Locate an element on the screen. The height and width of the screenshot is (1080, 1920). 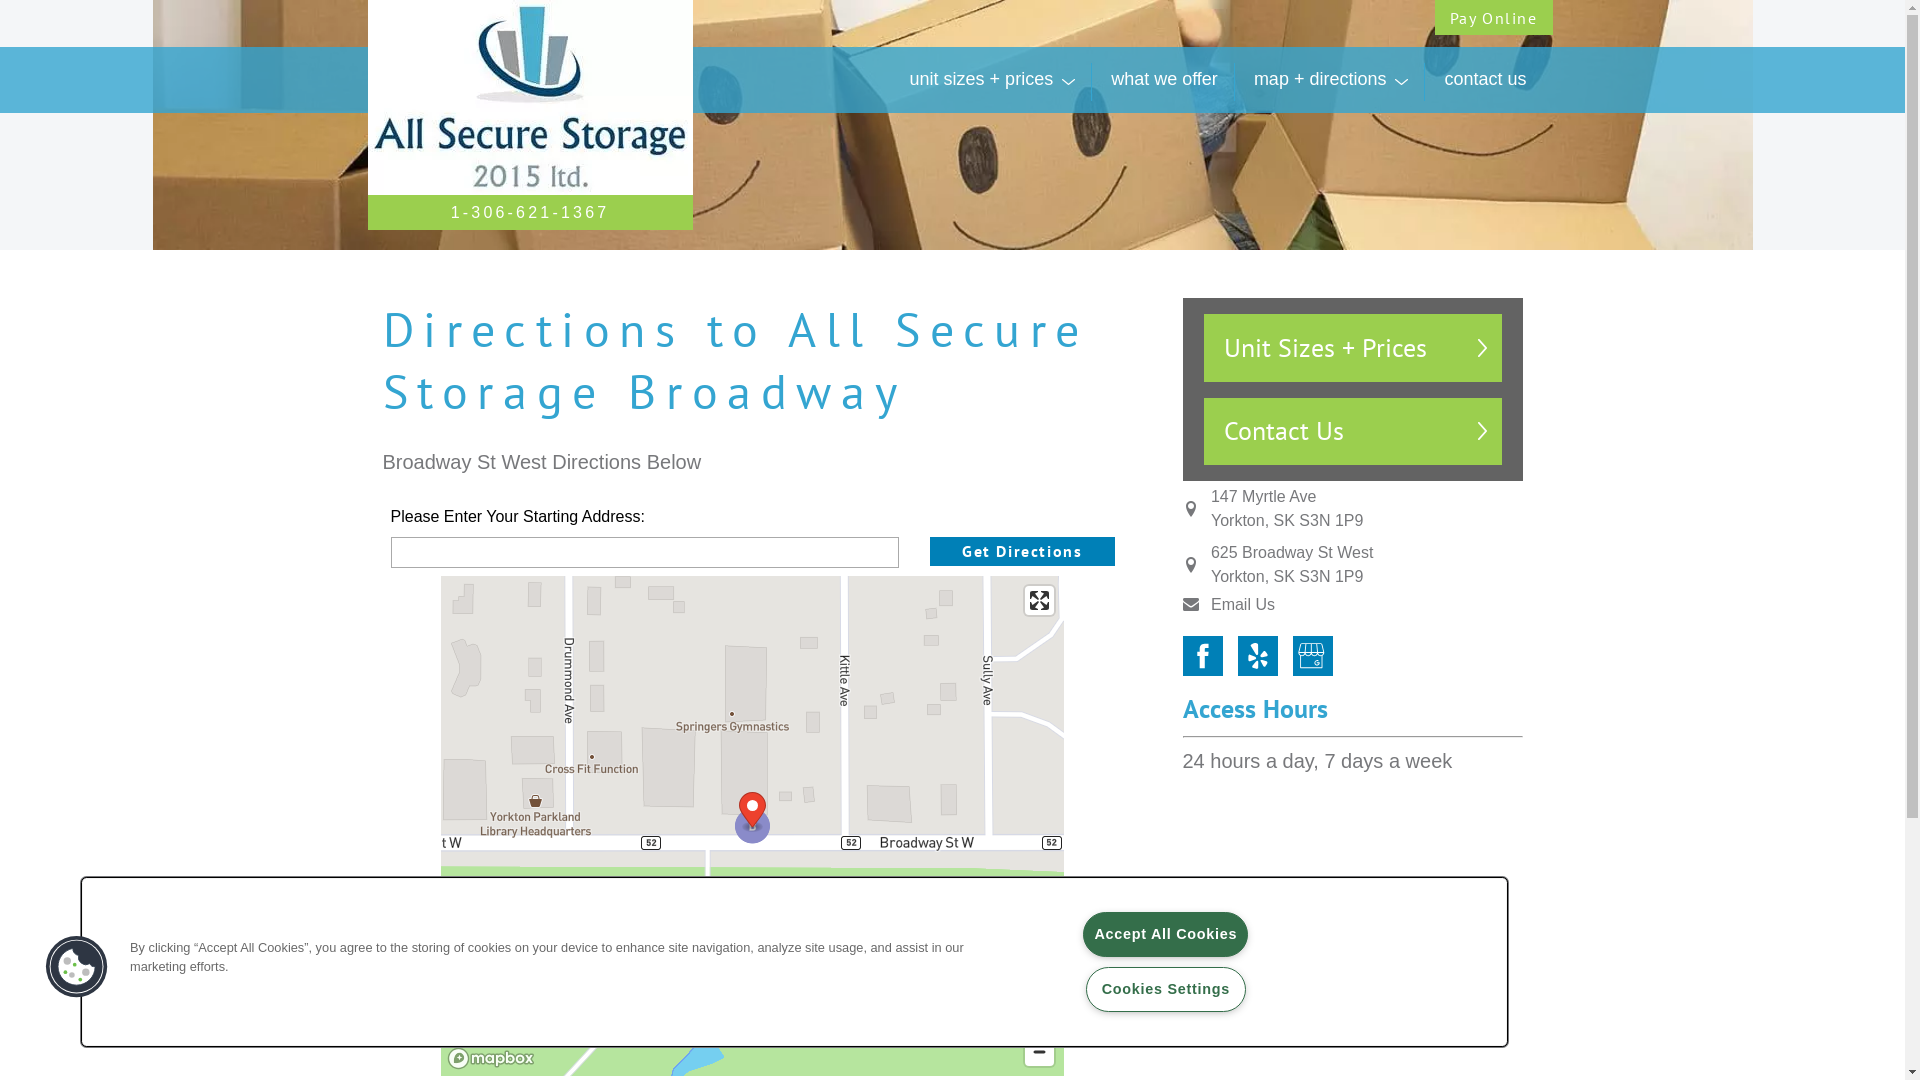
'Accept All Cookies' is located at coordinates (1082, 934).